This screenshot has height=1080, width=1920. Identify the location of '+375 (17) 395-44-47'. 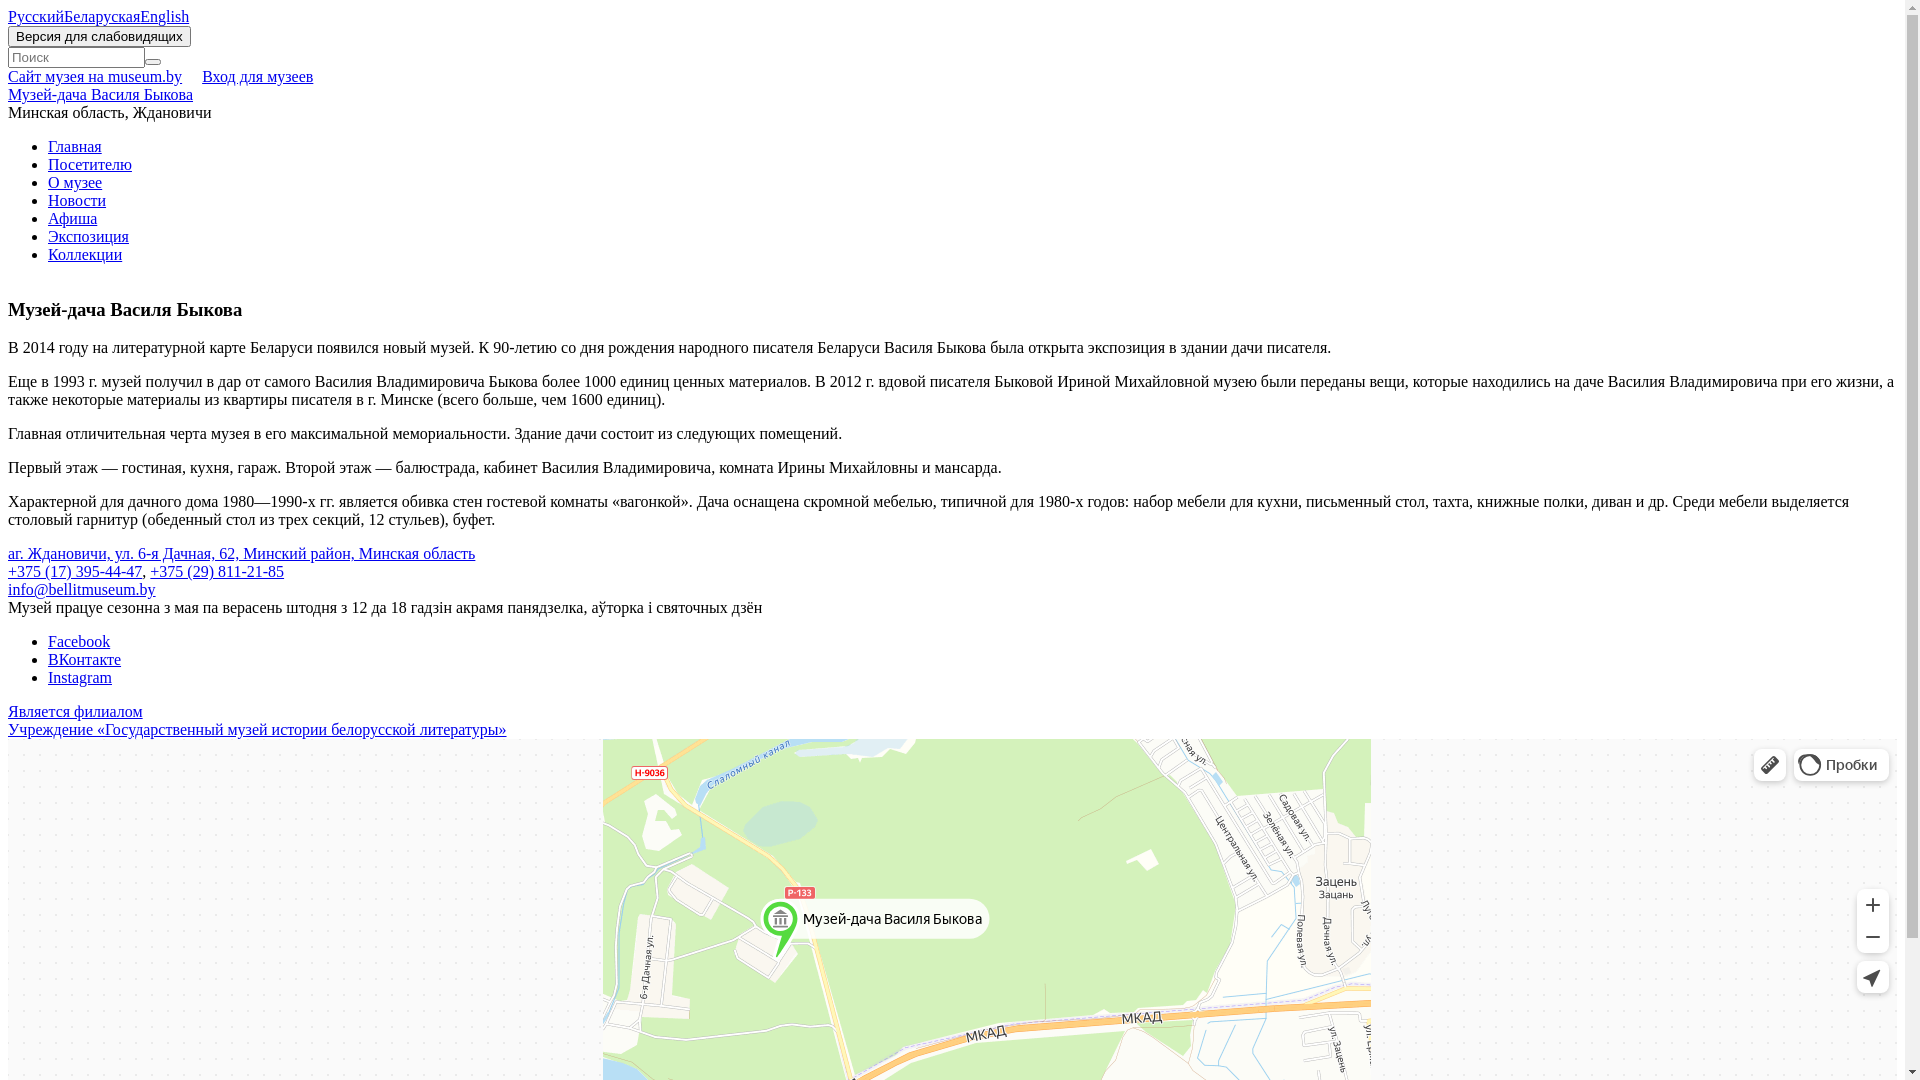
(75, 571).